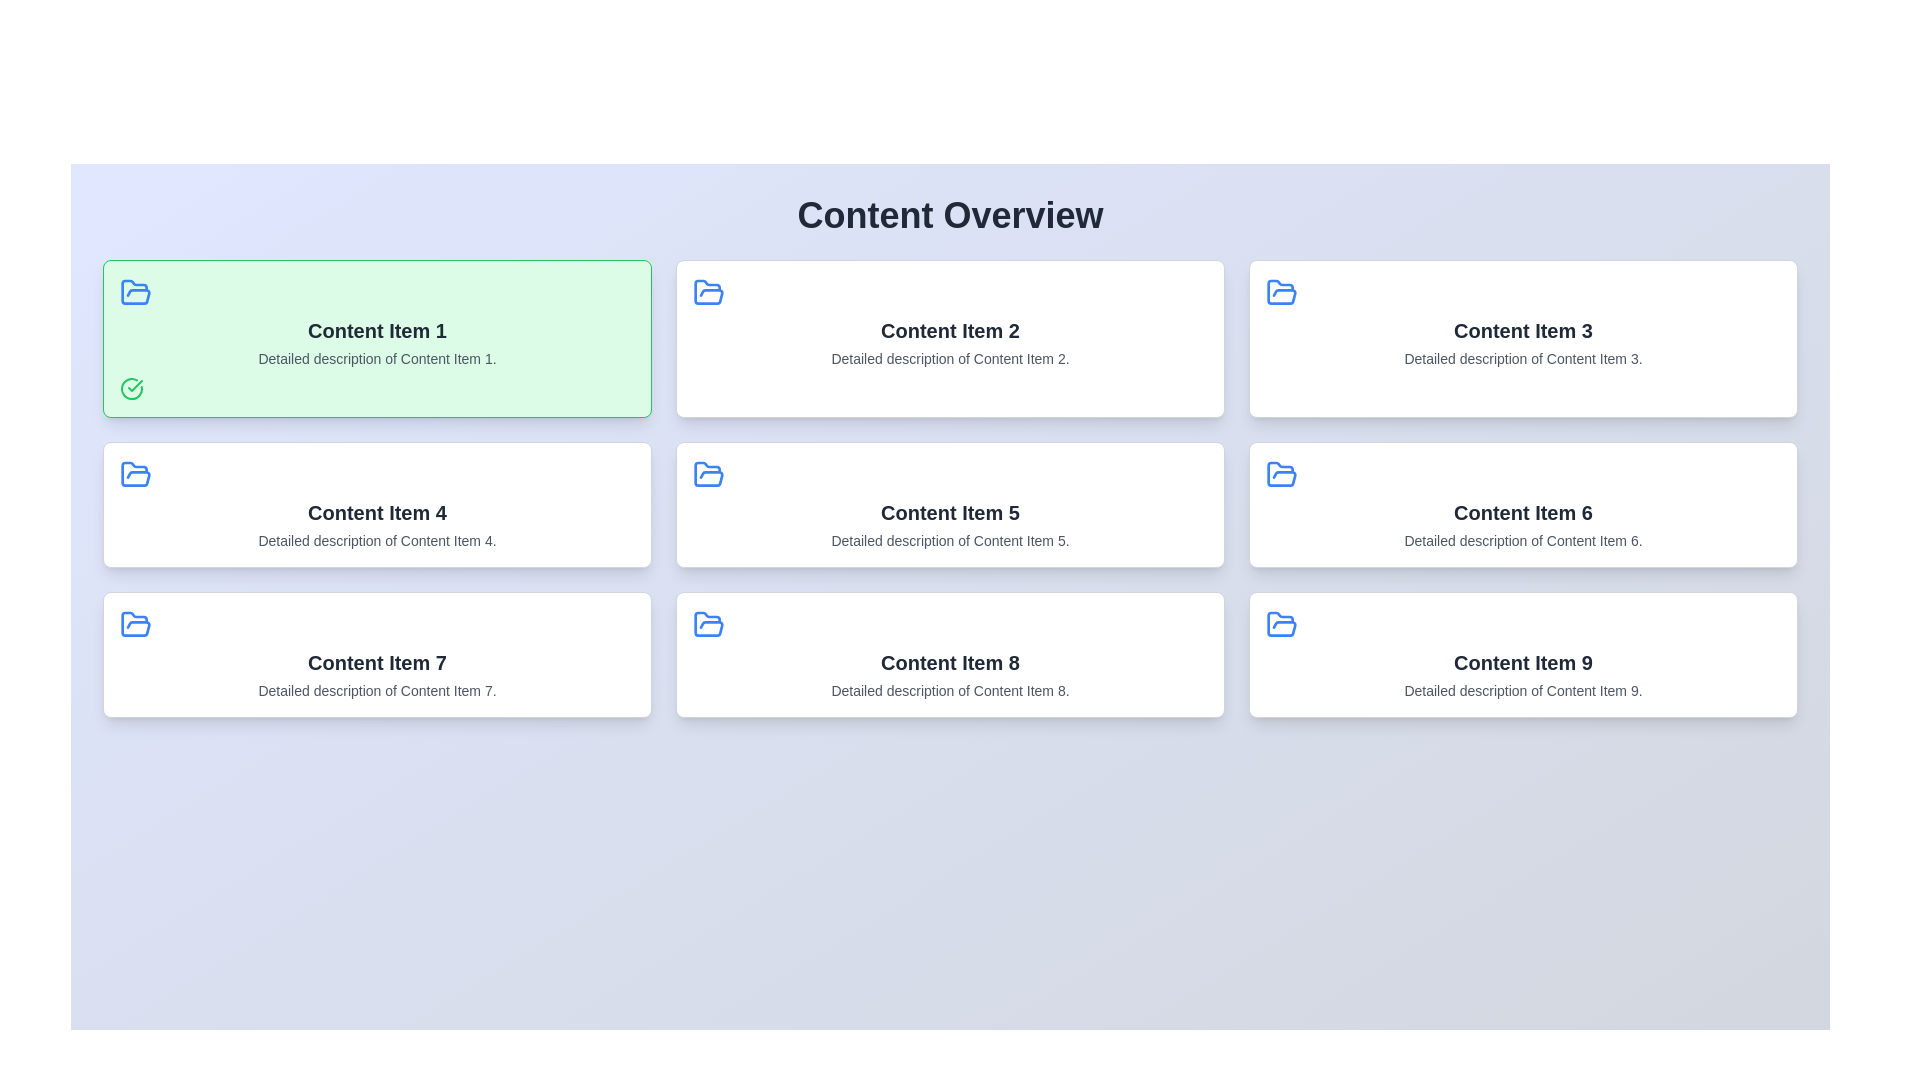 The height and width of the screenshot is (1080, 1920). What do you see at coordinates (949, 540) in the screenshot?
I see `the static text label located beneath the bold title 'Content Item 5' within the bordered card, positioned in the 2nd row and 2nd column of the layout grid` at bounding box center [949, 540].